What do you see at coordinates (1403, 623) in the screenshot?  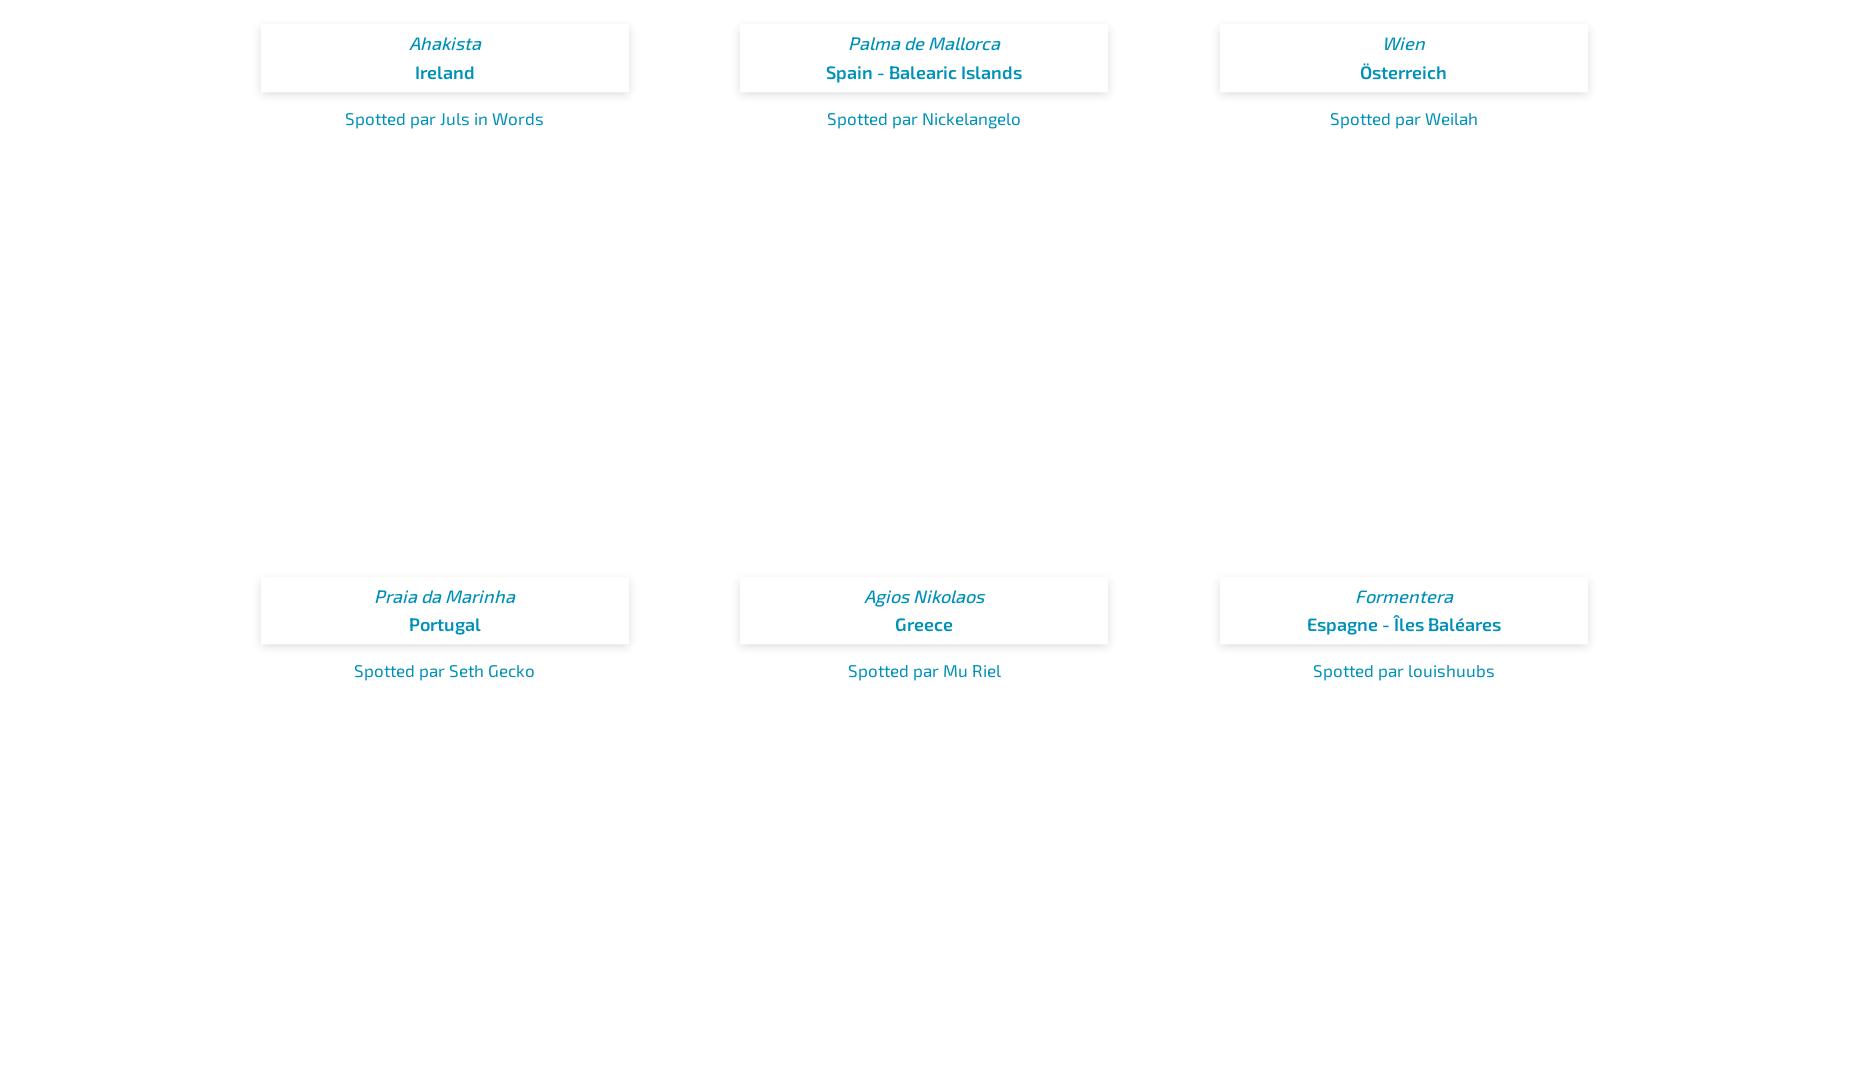 I see `'Espagne - Îles Baléares'` at bounding box center [1403, 623].